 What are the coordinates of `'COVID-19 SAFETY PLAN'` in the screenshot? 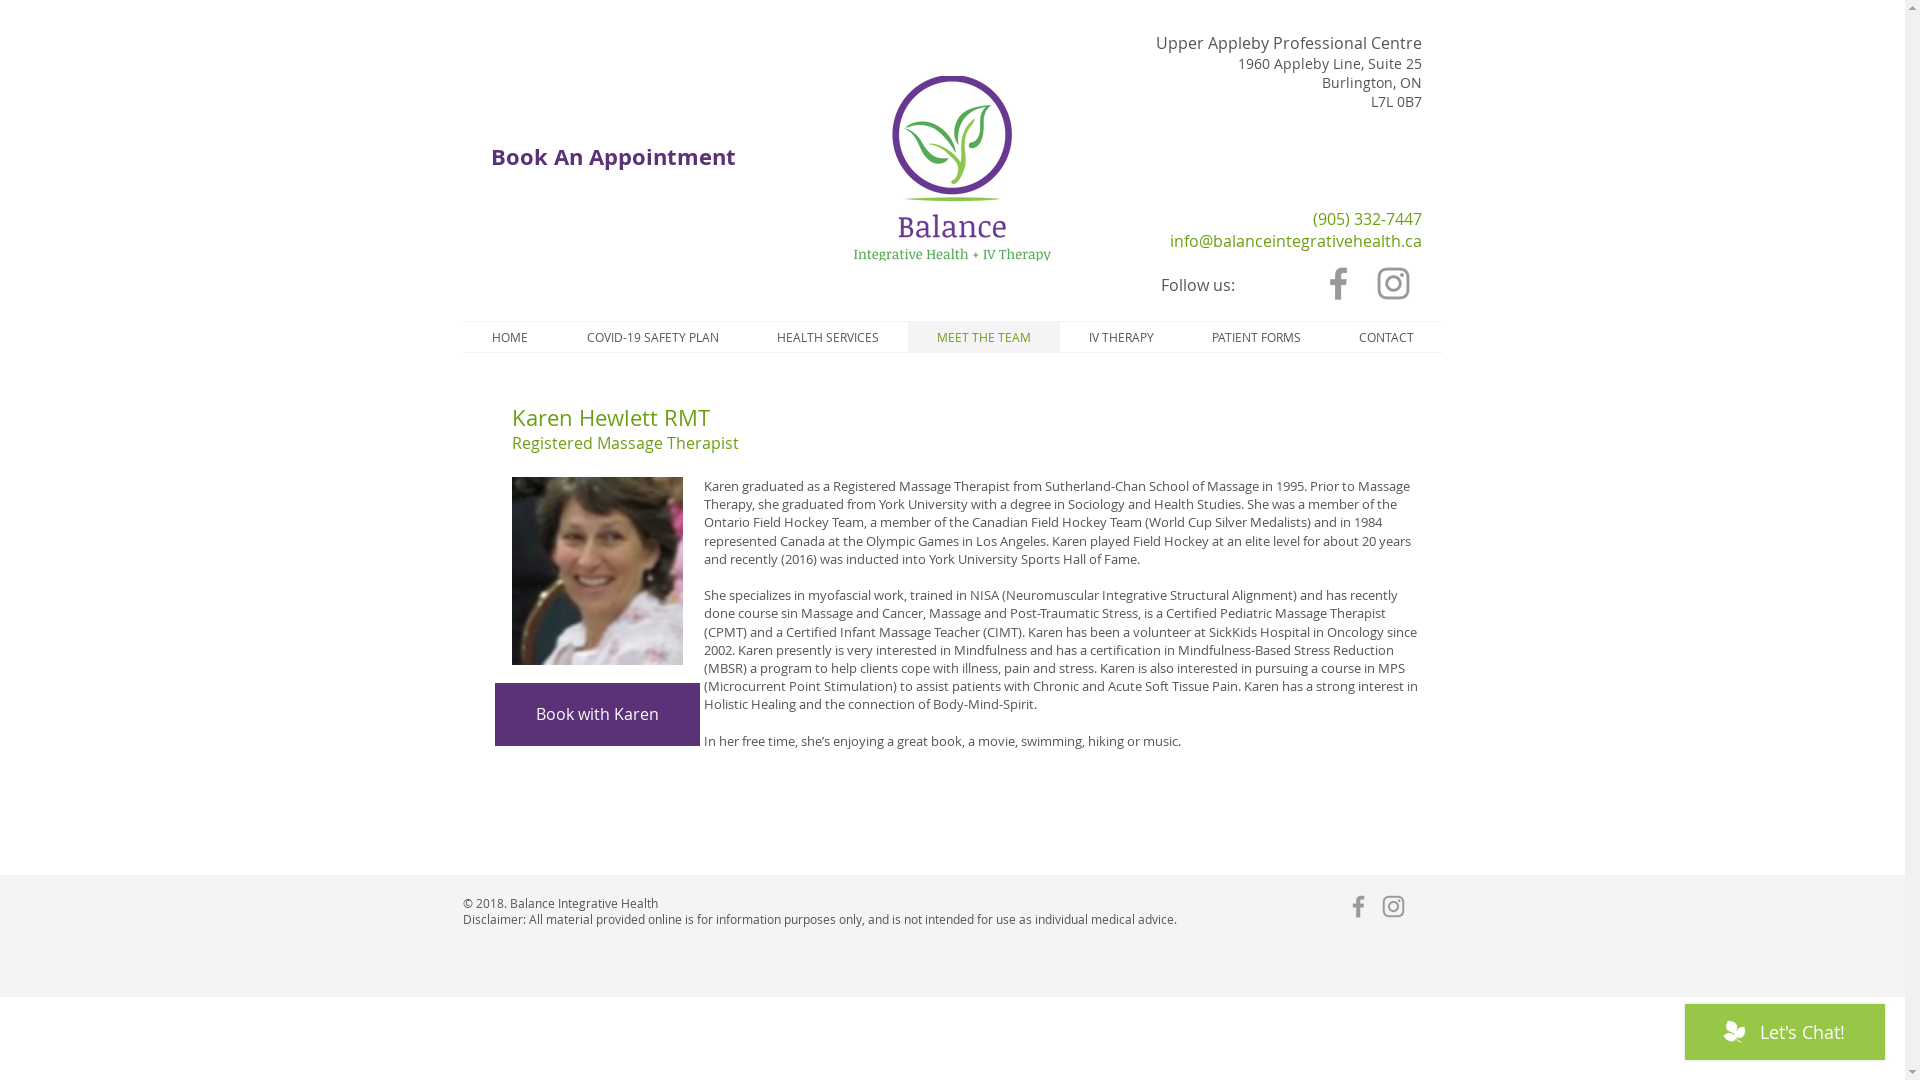 It's located at (652, 335).